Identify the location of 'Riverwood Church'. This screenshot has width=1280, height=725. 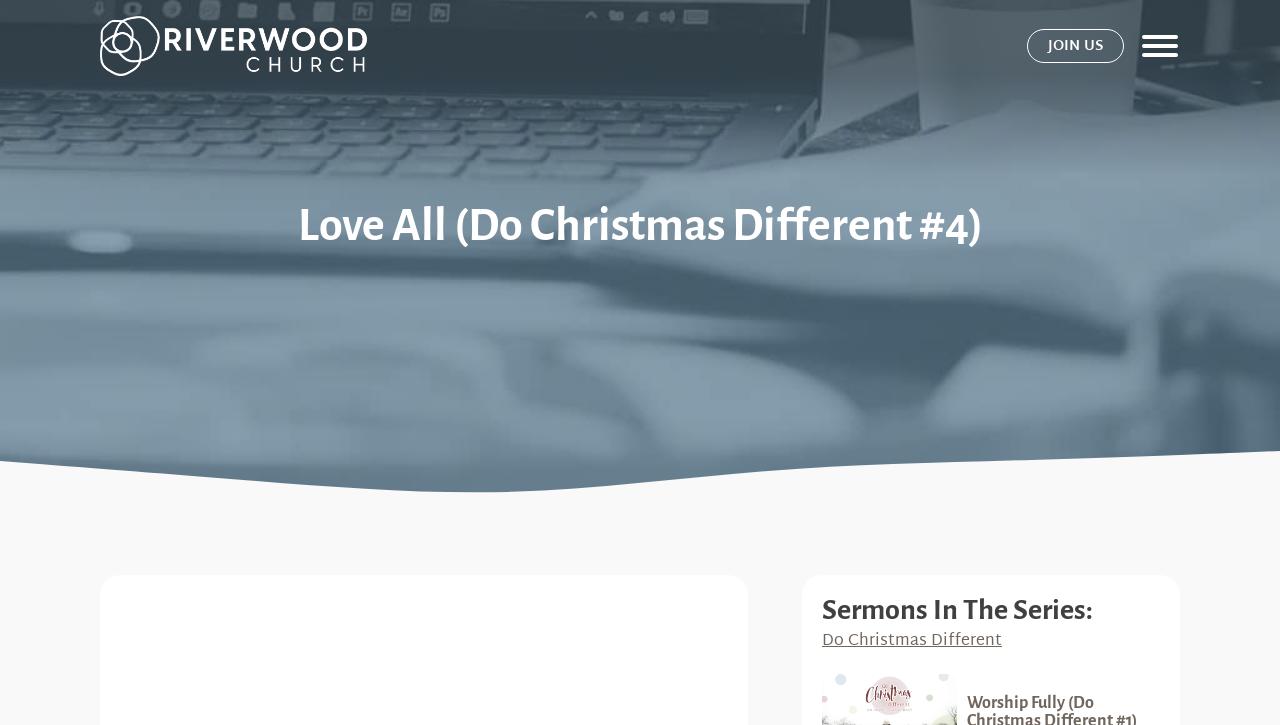
(219, 632).